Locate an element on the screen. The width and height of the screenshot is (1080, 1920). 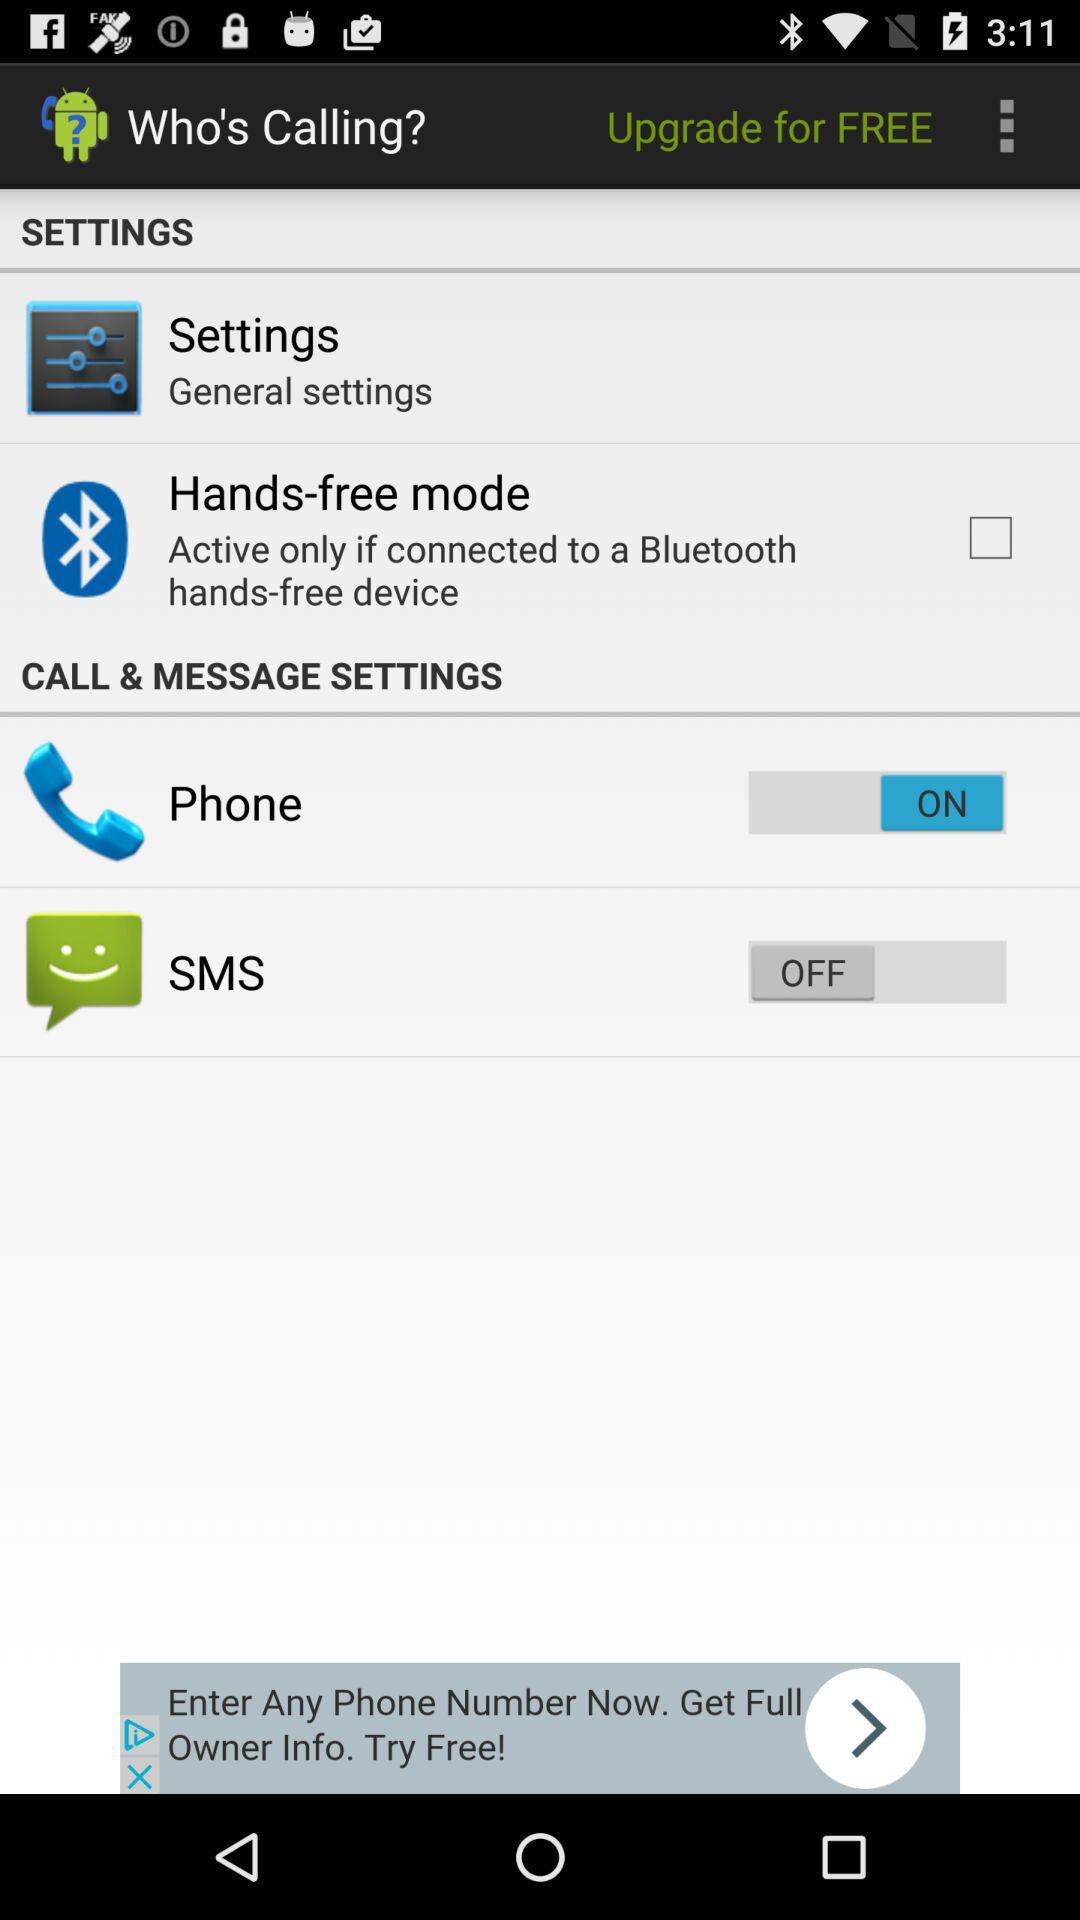
phone call setting on is located at coordinates (876, 802).